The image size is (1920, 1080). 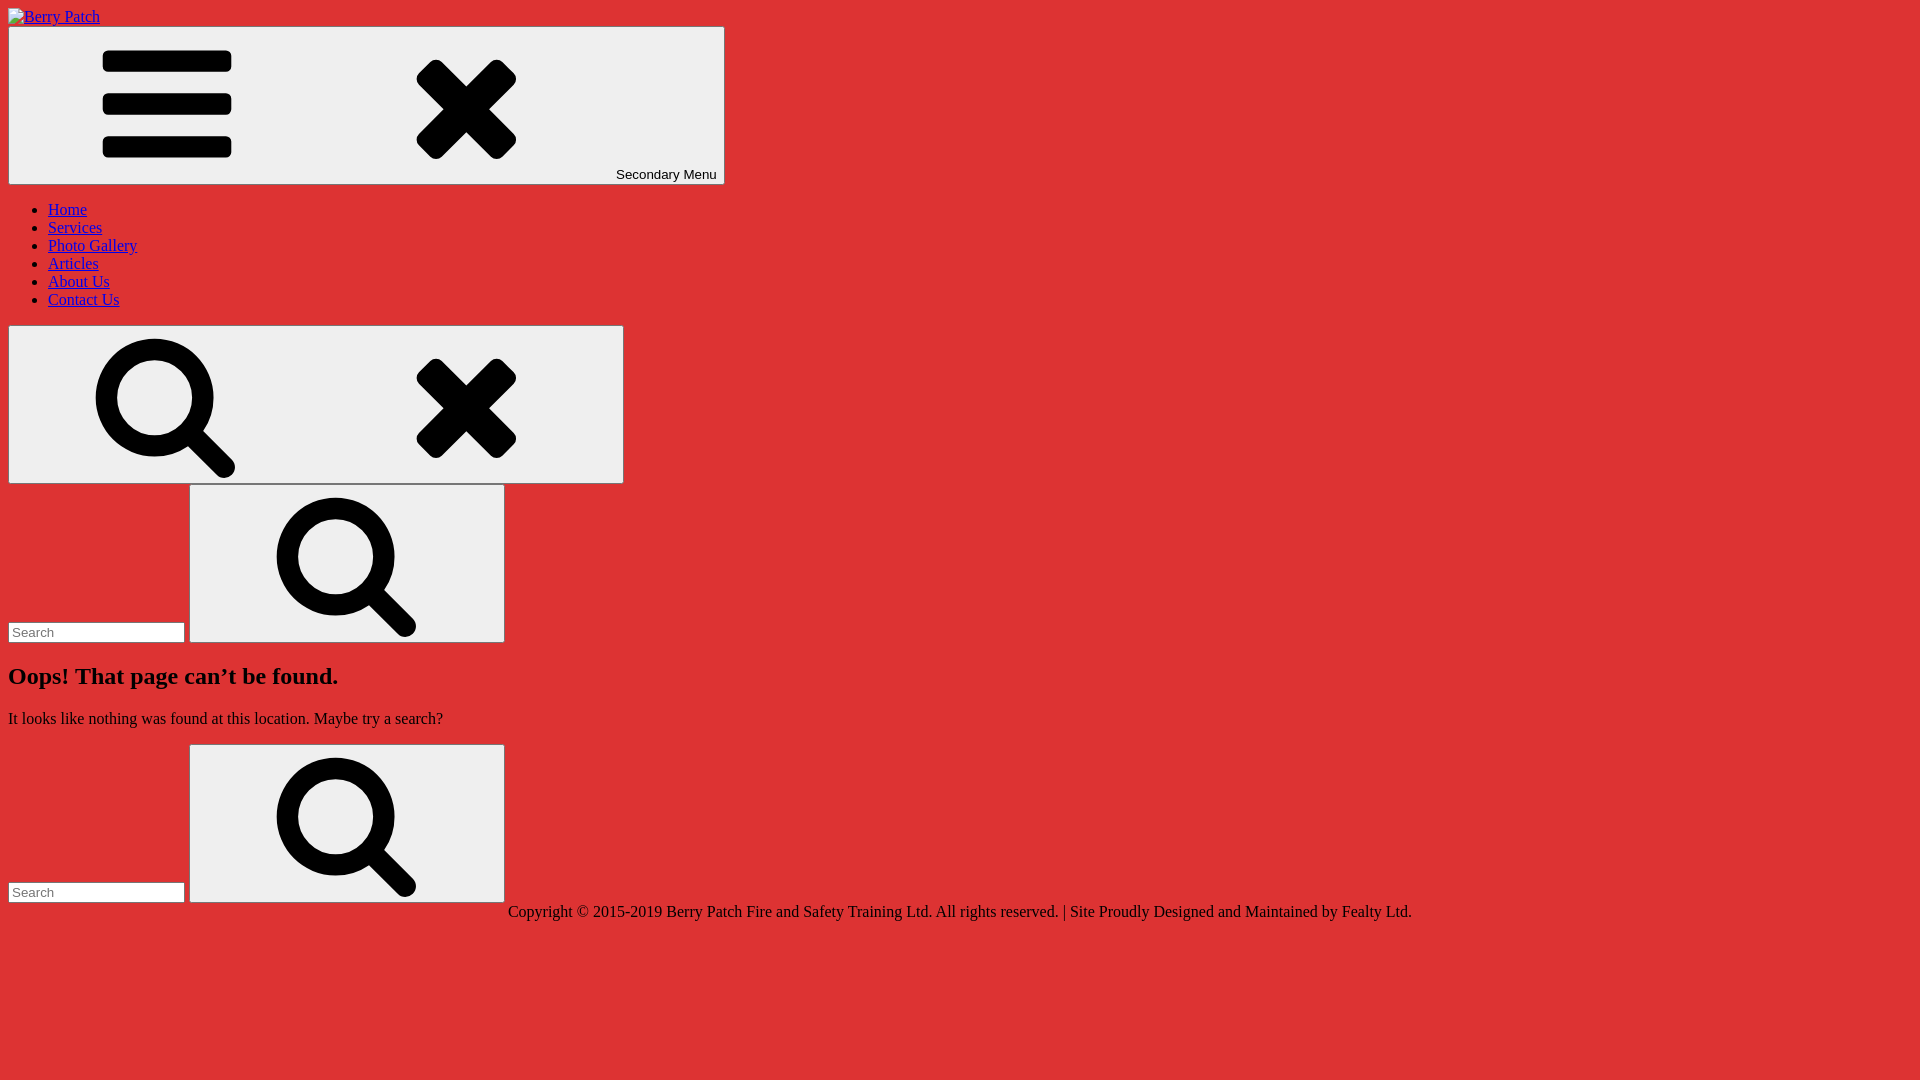 I want to click on 'Berry Patch', so click(x=46, y=49).